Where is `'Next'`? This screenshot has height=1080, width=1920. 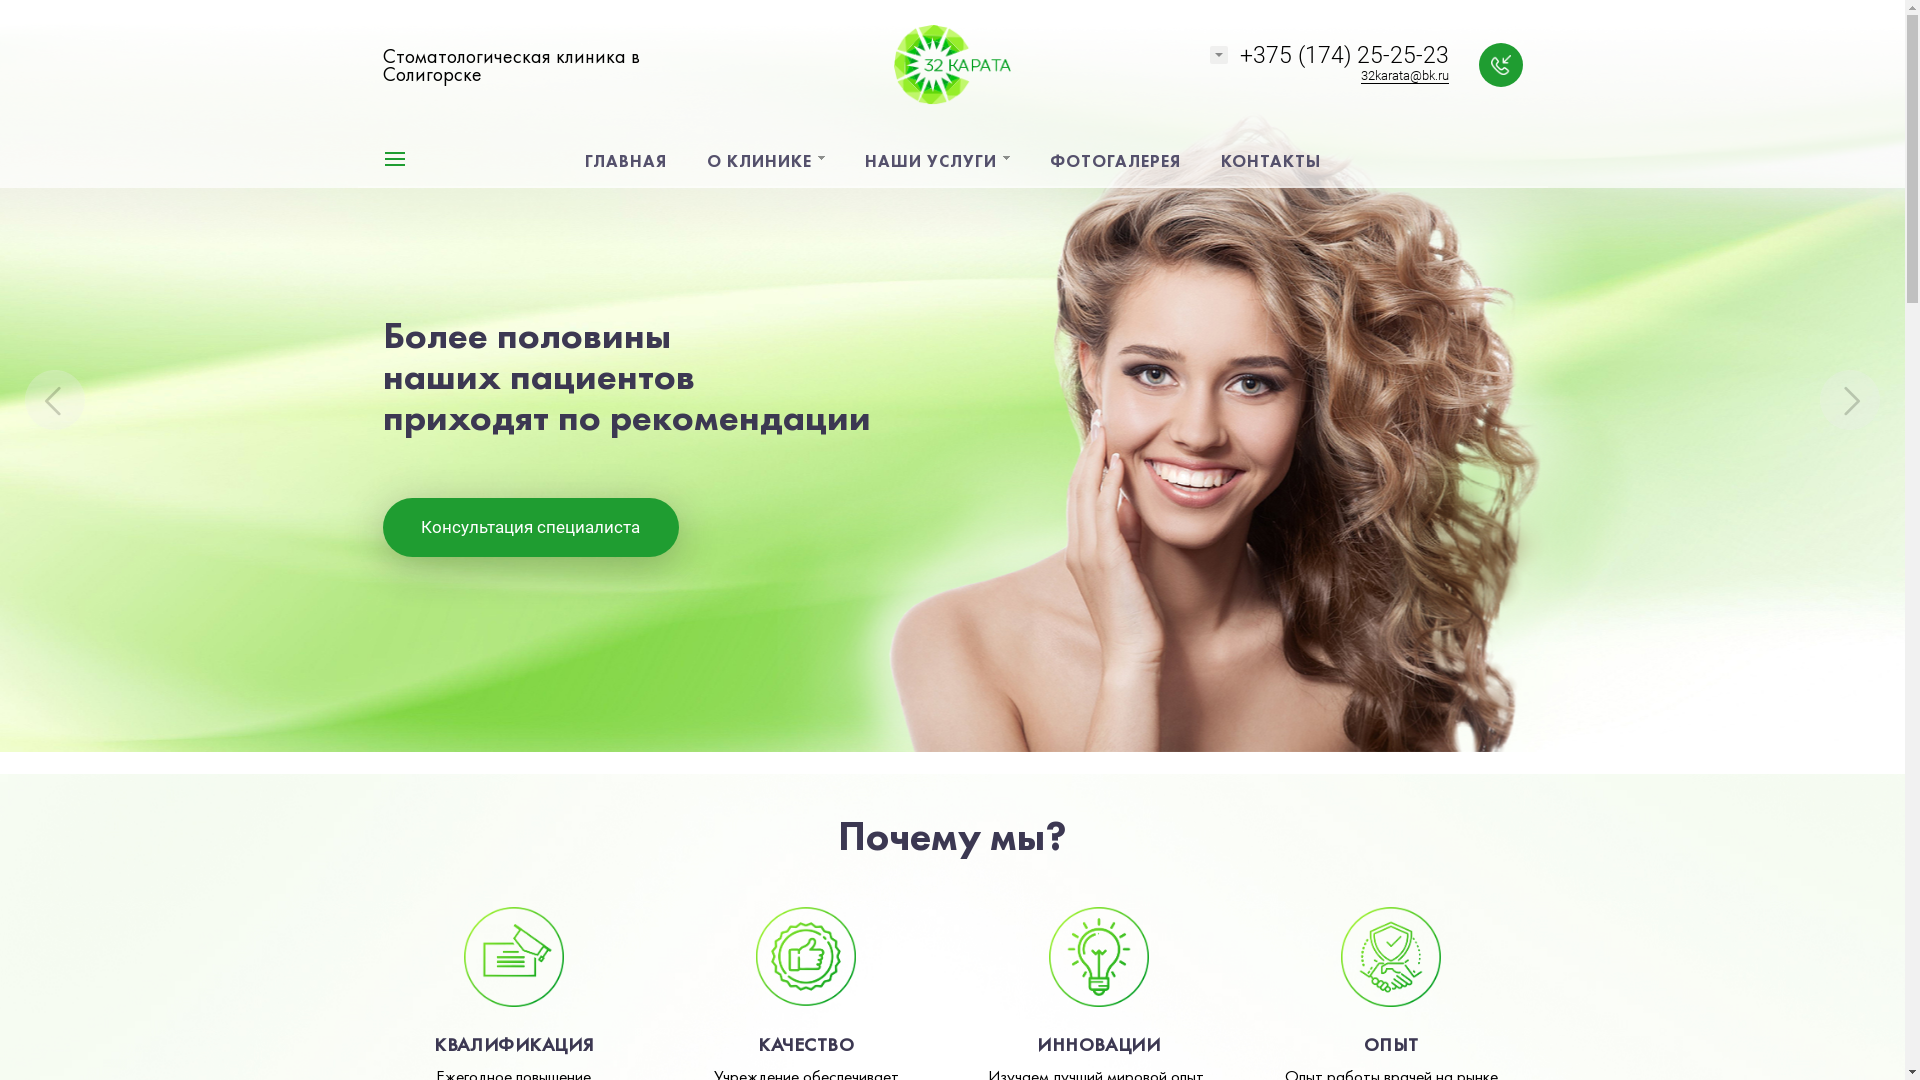
'Next' is located at coordinates (1848, 400).